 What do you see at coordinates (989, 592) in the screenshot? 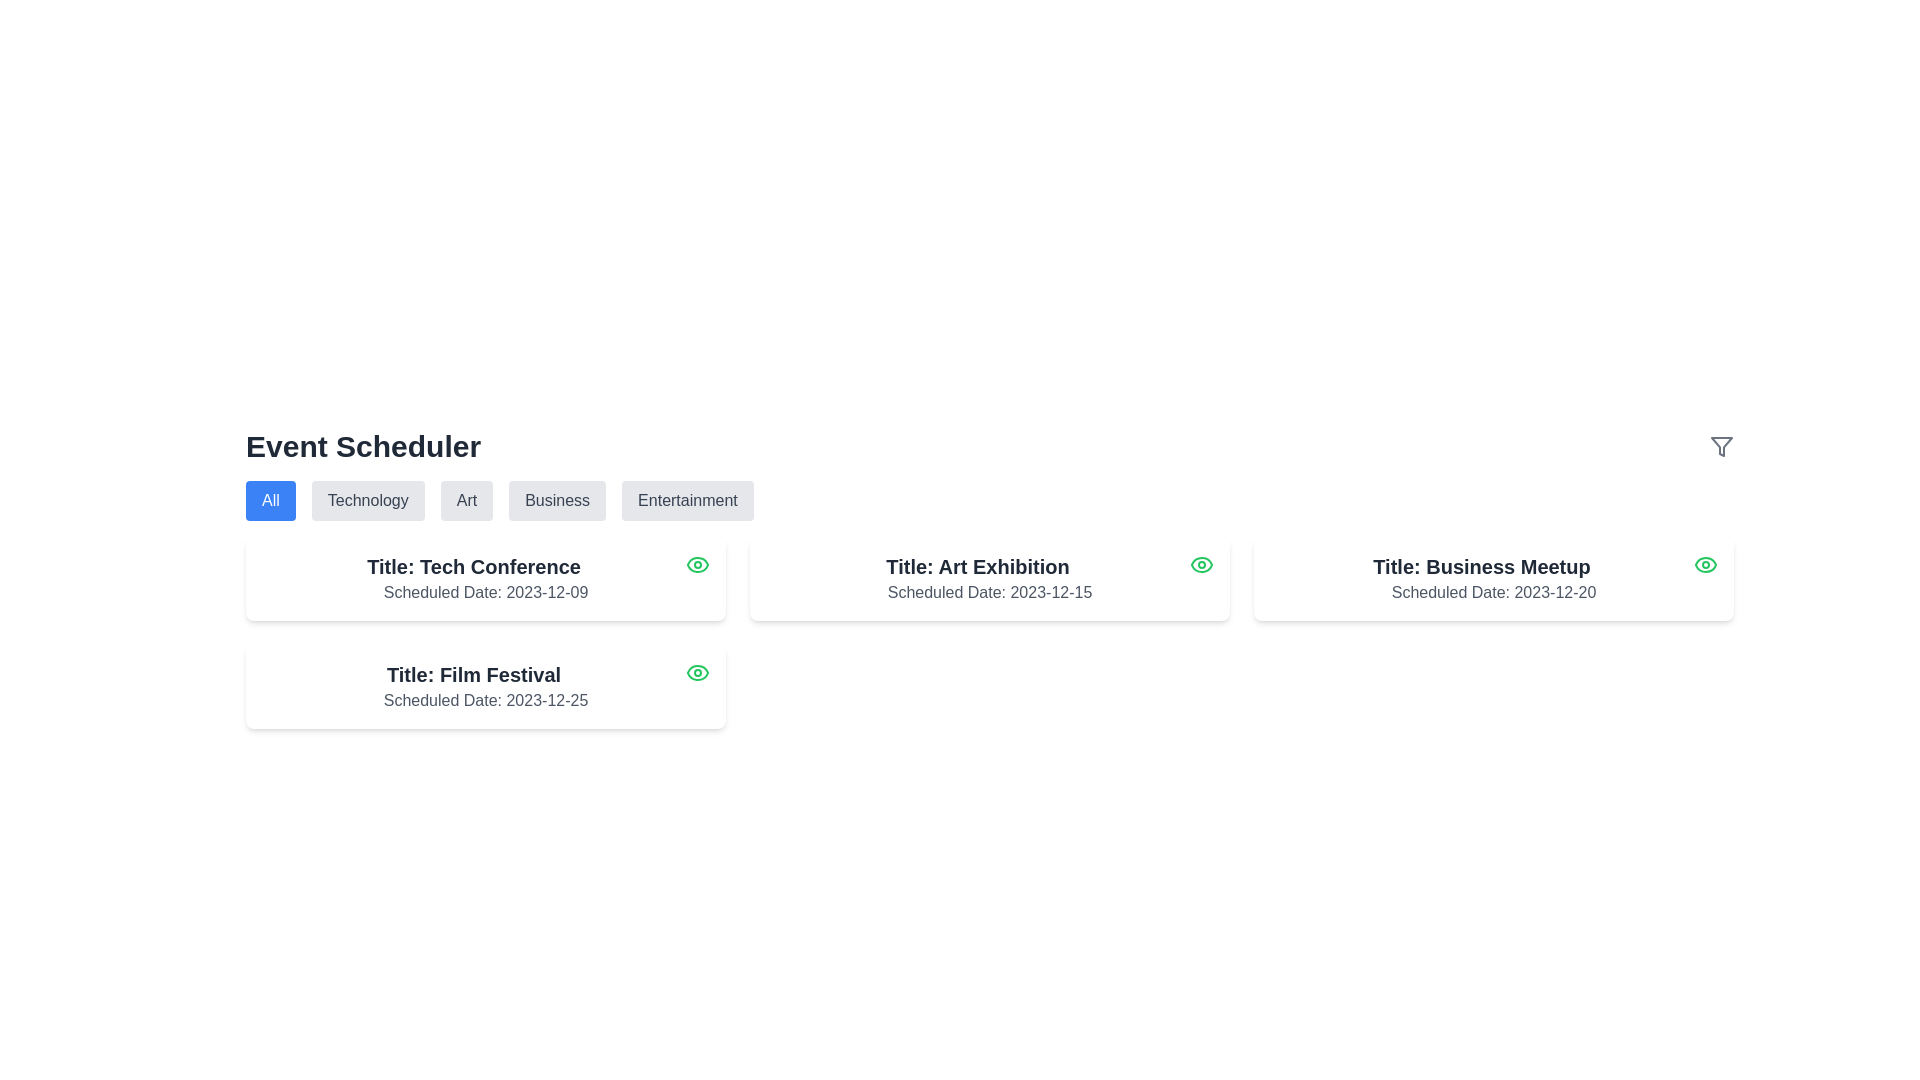
I see `the text label displaying 'Scheduled Date: 2023-12-15' styled in gray, located below the event title 'Title: Art Exhibition' within a white rounded card` at bounding box center [989, 592].